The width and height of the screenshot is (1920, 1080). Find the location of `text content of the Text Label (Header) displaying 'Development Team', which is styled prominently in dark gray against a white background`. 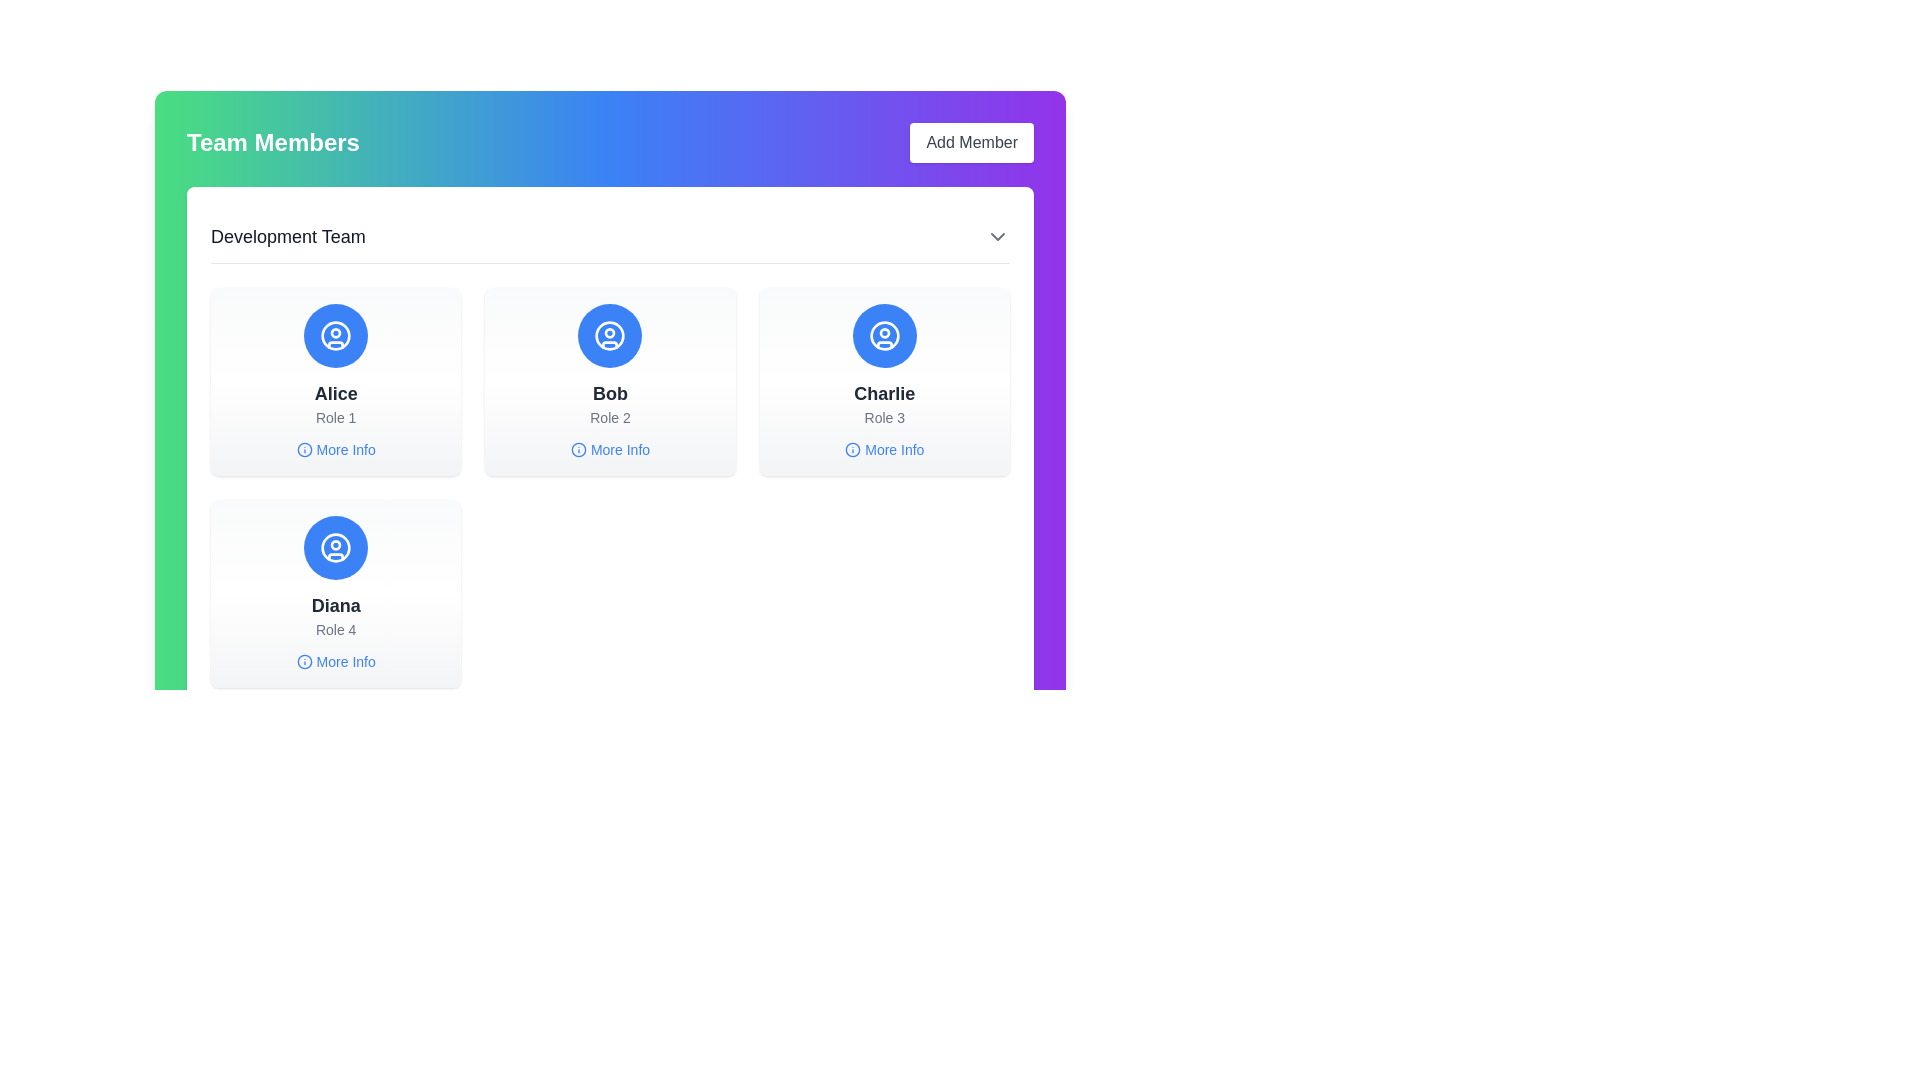

text content of the Text Label (Header) displaying 'Development Team', which is styled prominently in dark gray against a white background is located at coordinates (287, 235).